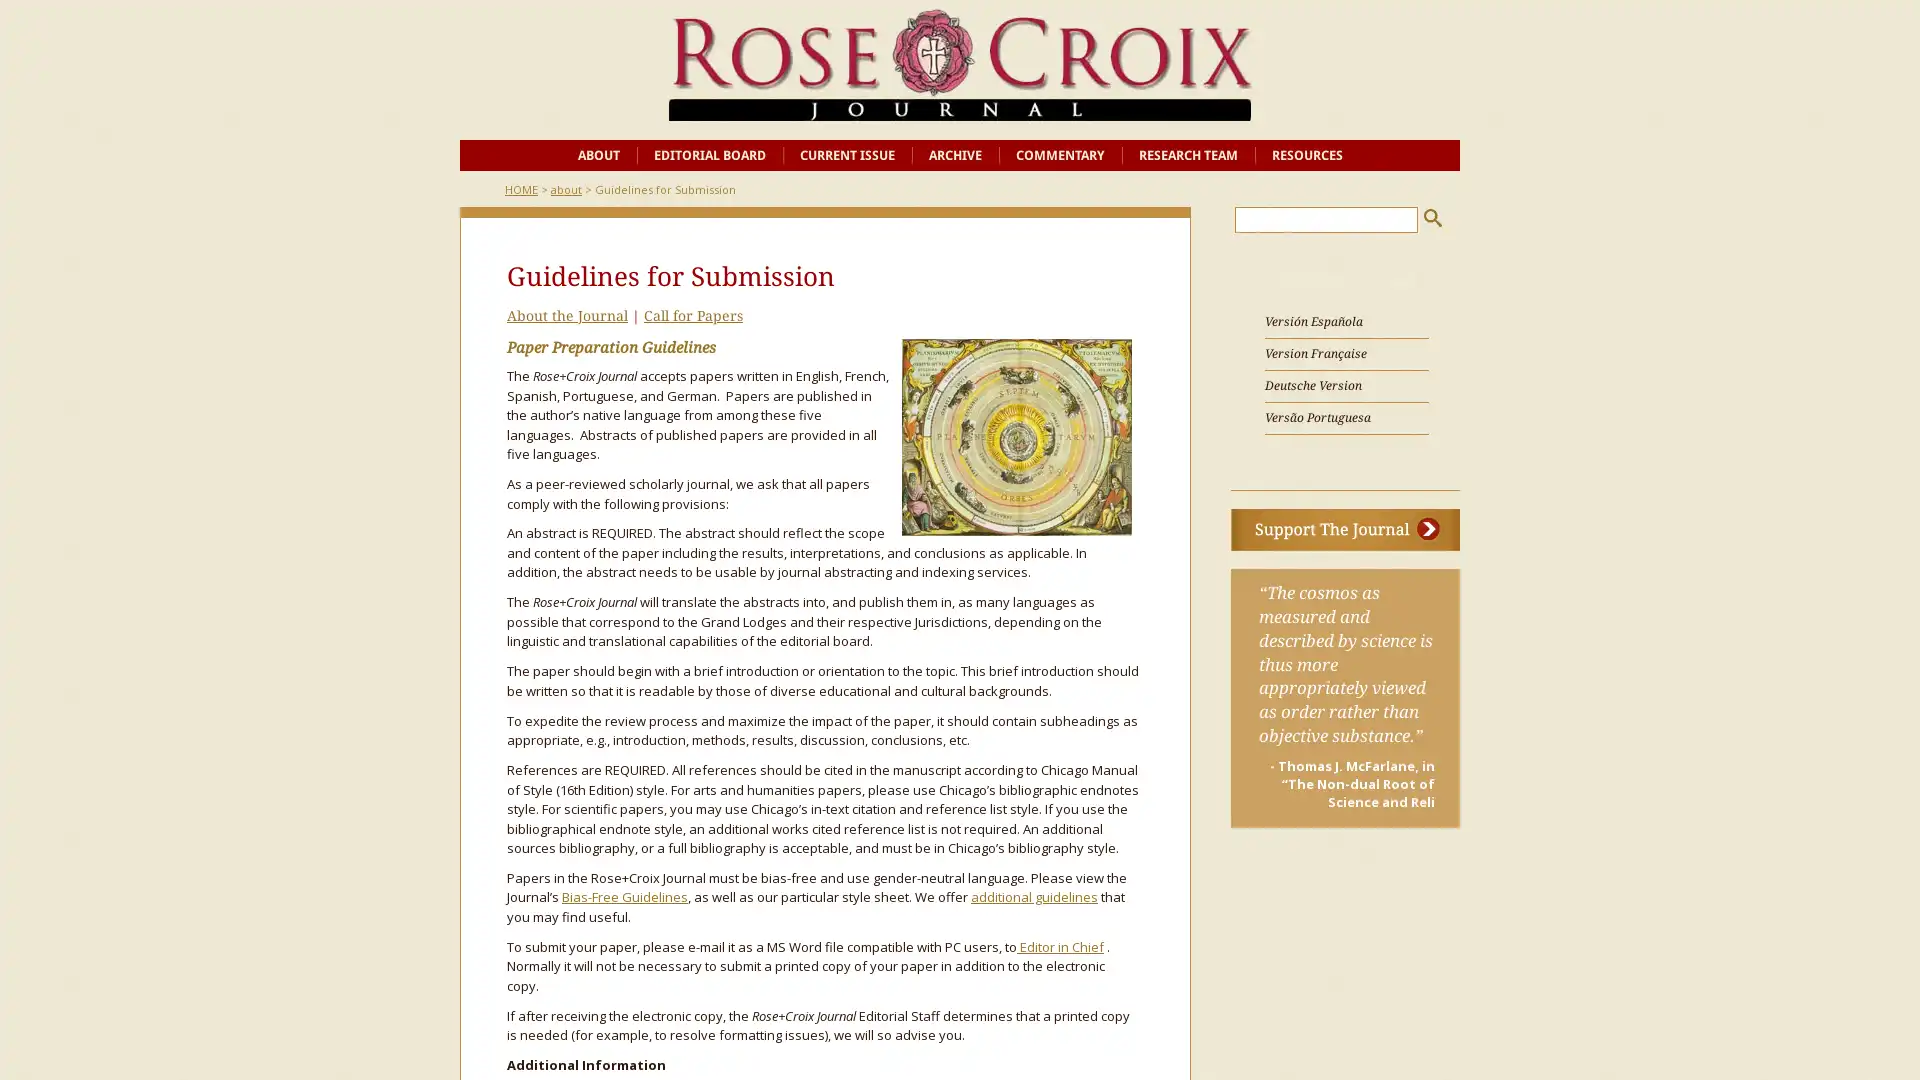 The image size is (1920, 1080). Describe the element at coordinates (1432, 217) in the screenshot. I see `search` at that location.